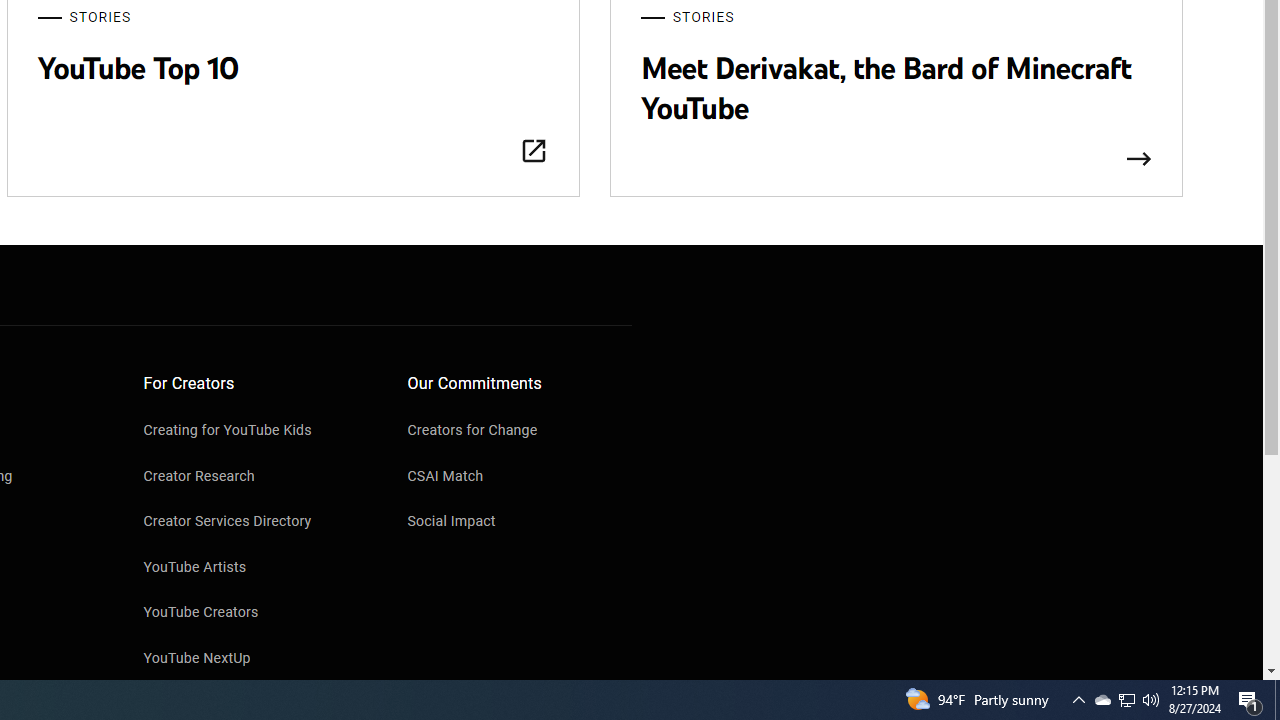  I want to click on 'YouTube Creators', so click(255, 613).